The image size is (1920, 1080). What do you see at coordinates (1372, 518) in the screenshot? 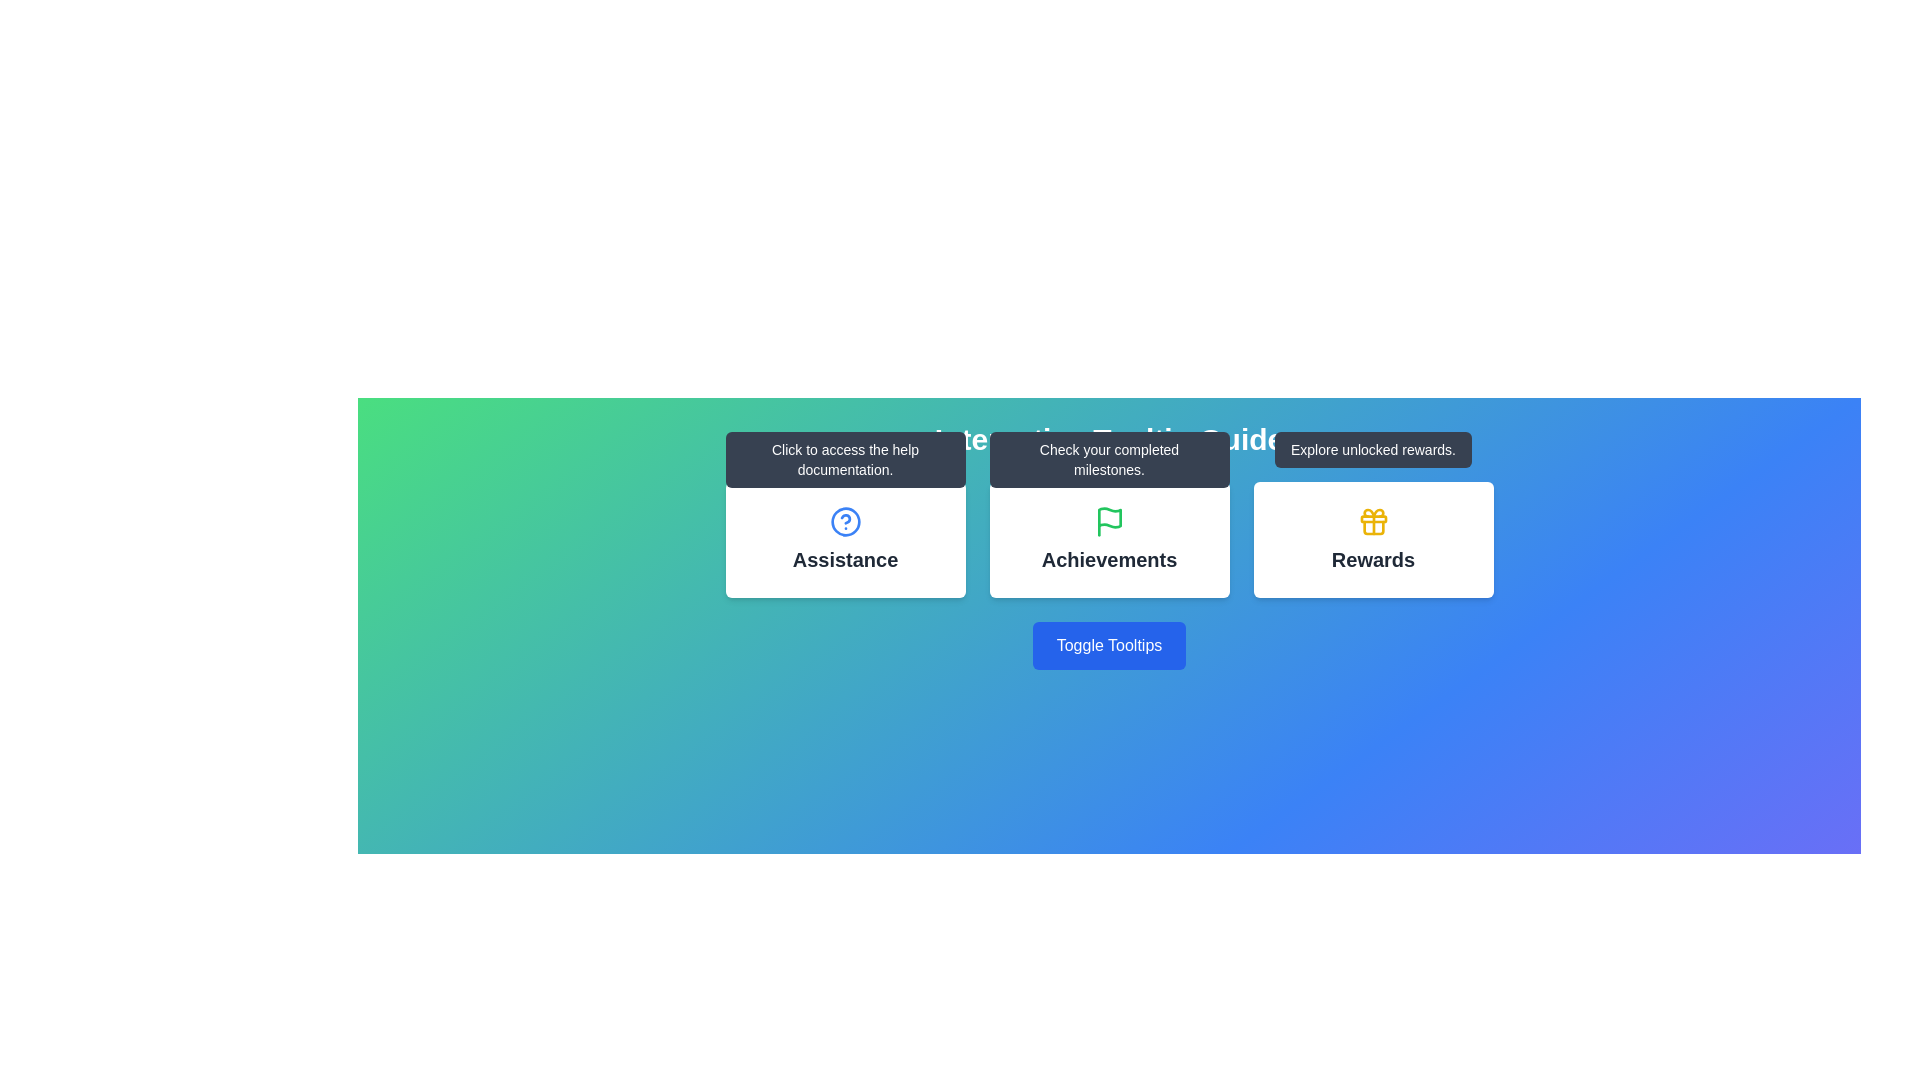
I see `the decorative SVG component that is part of the gift icon located at the top of the 'Rewards' card` at bounding box center [1372, 518].